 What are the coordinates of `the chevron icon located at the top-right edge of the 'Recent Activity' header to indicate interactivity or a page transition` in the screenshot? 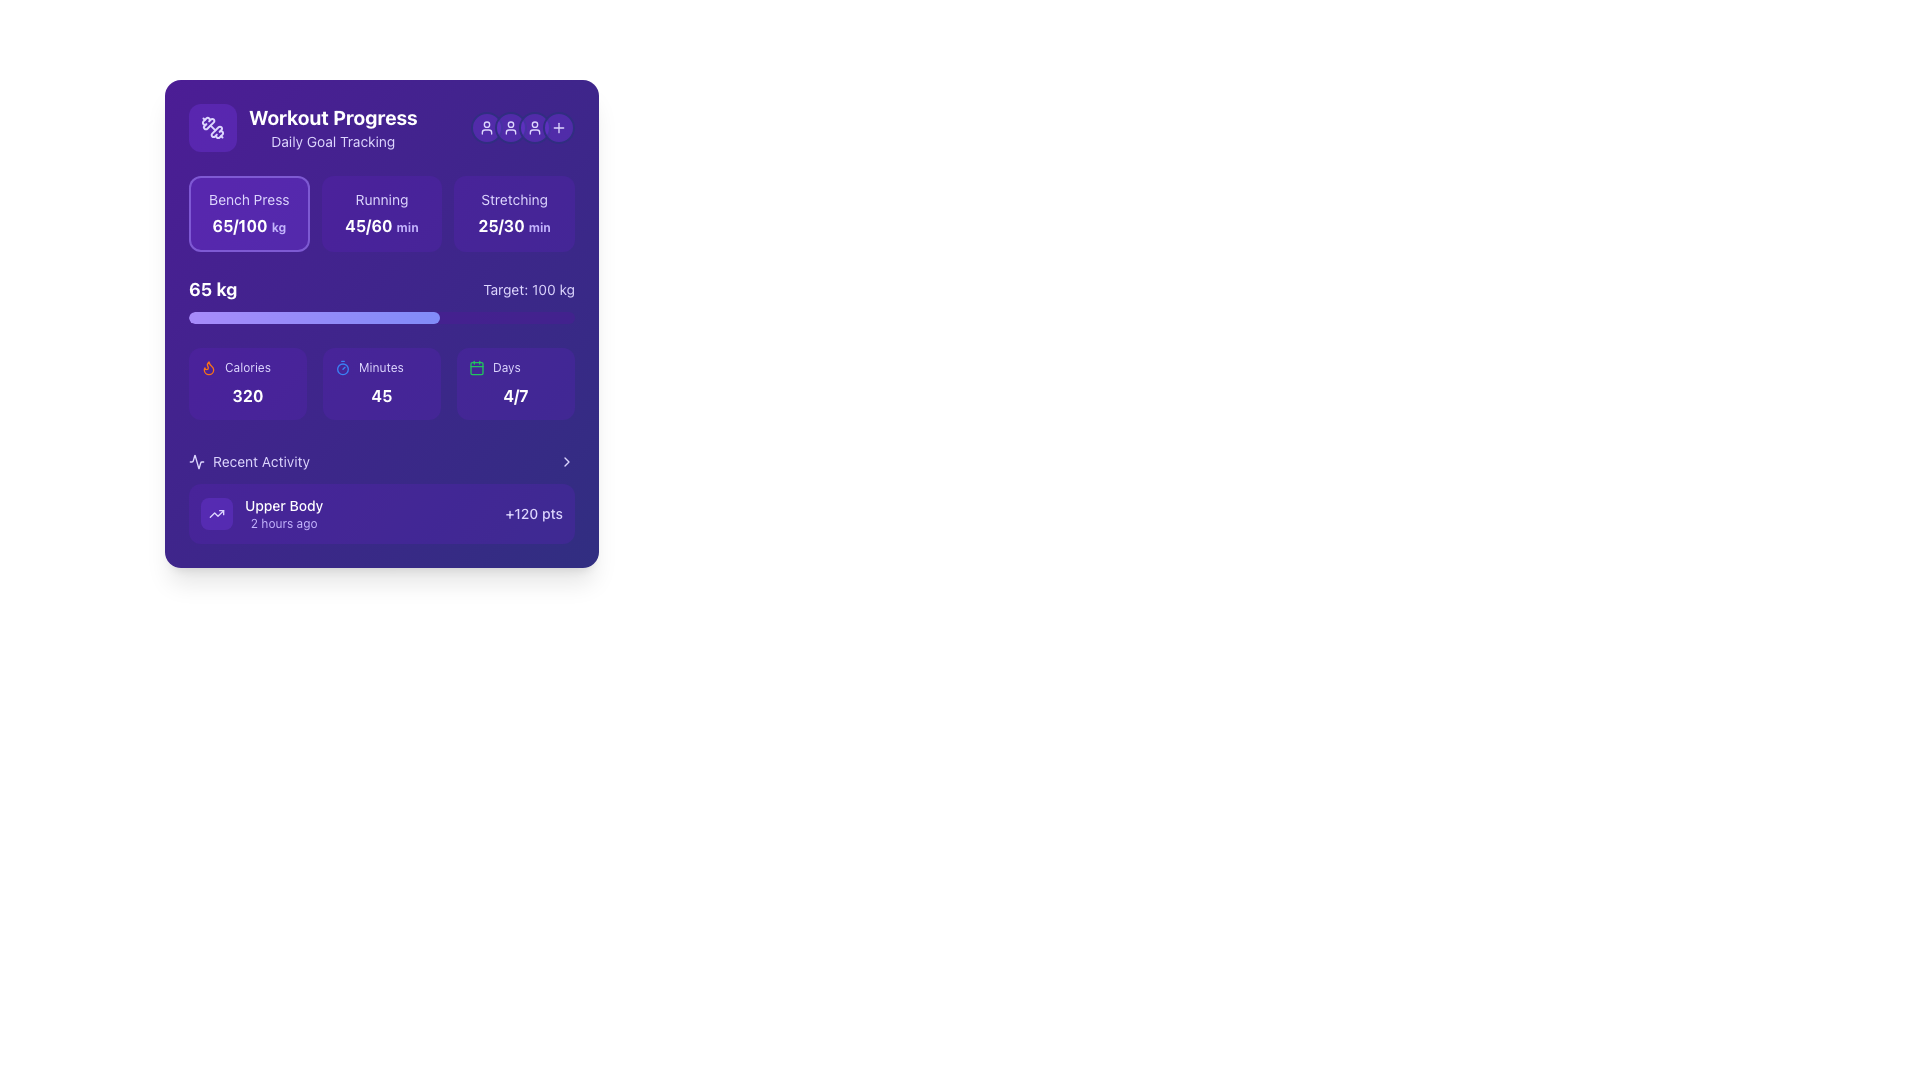 It's located at (565, 462).